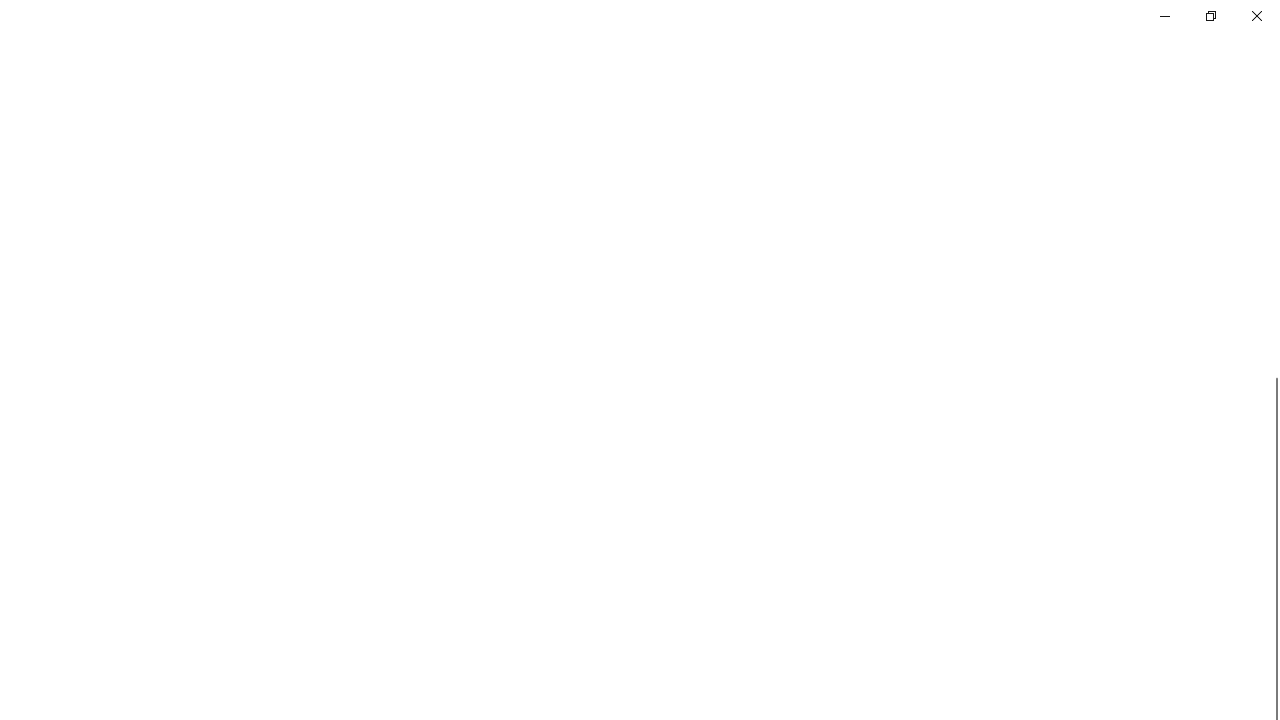  Describe the element at coordinates (1271, 104) in the screenshot. I see `'Vertical Small Decrease'` at that location.